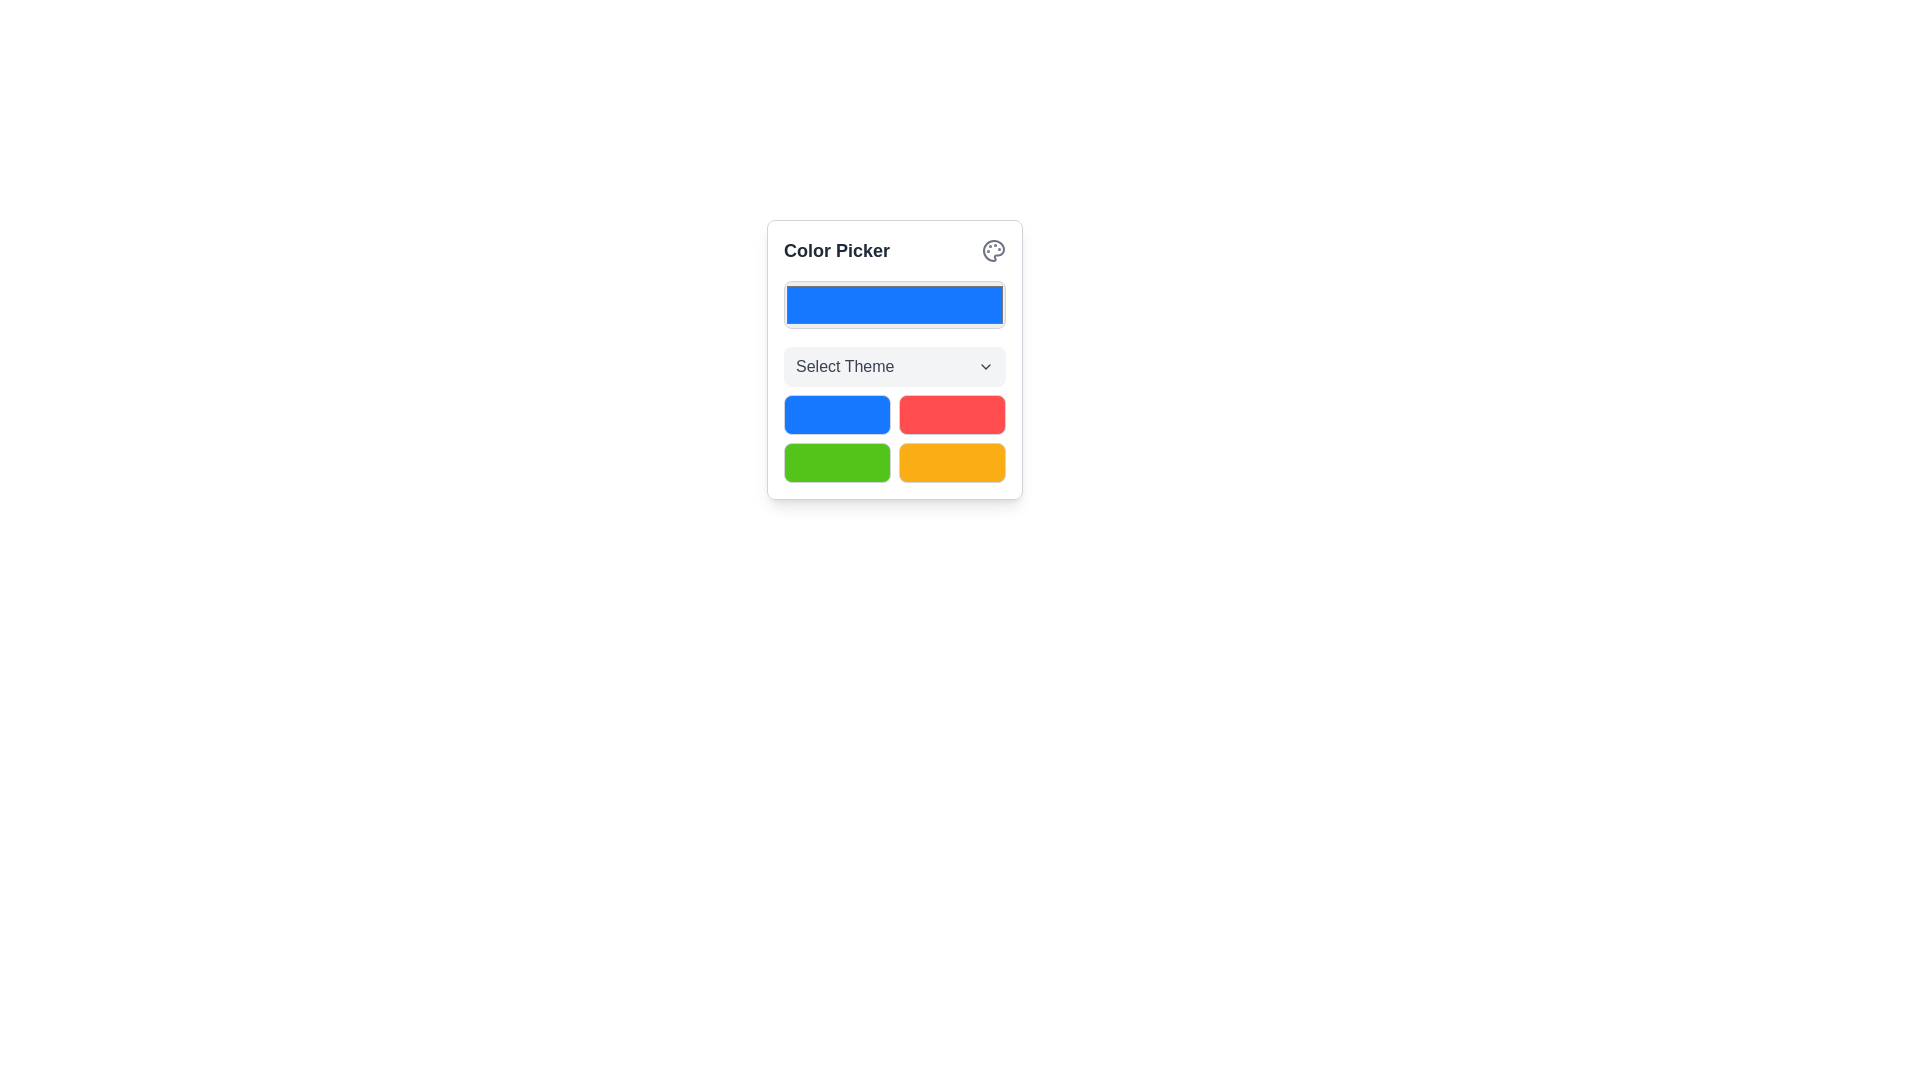 This screenshot has height=1080, width=1920. I want to click on the color picker button located below the 'Color Picker' title, so click(893, 304).